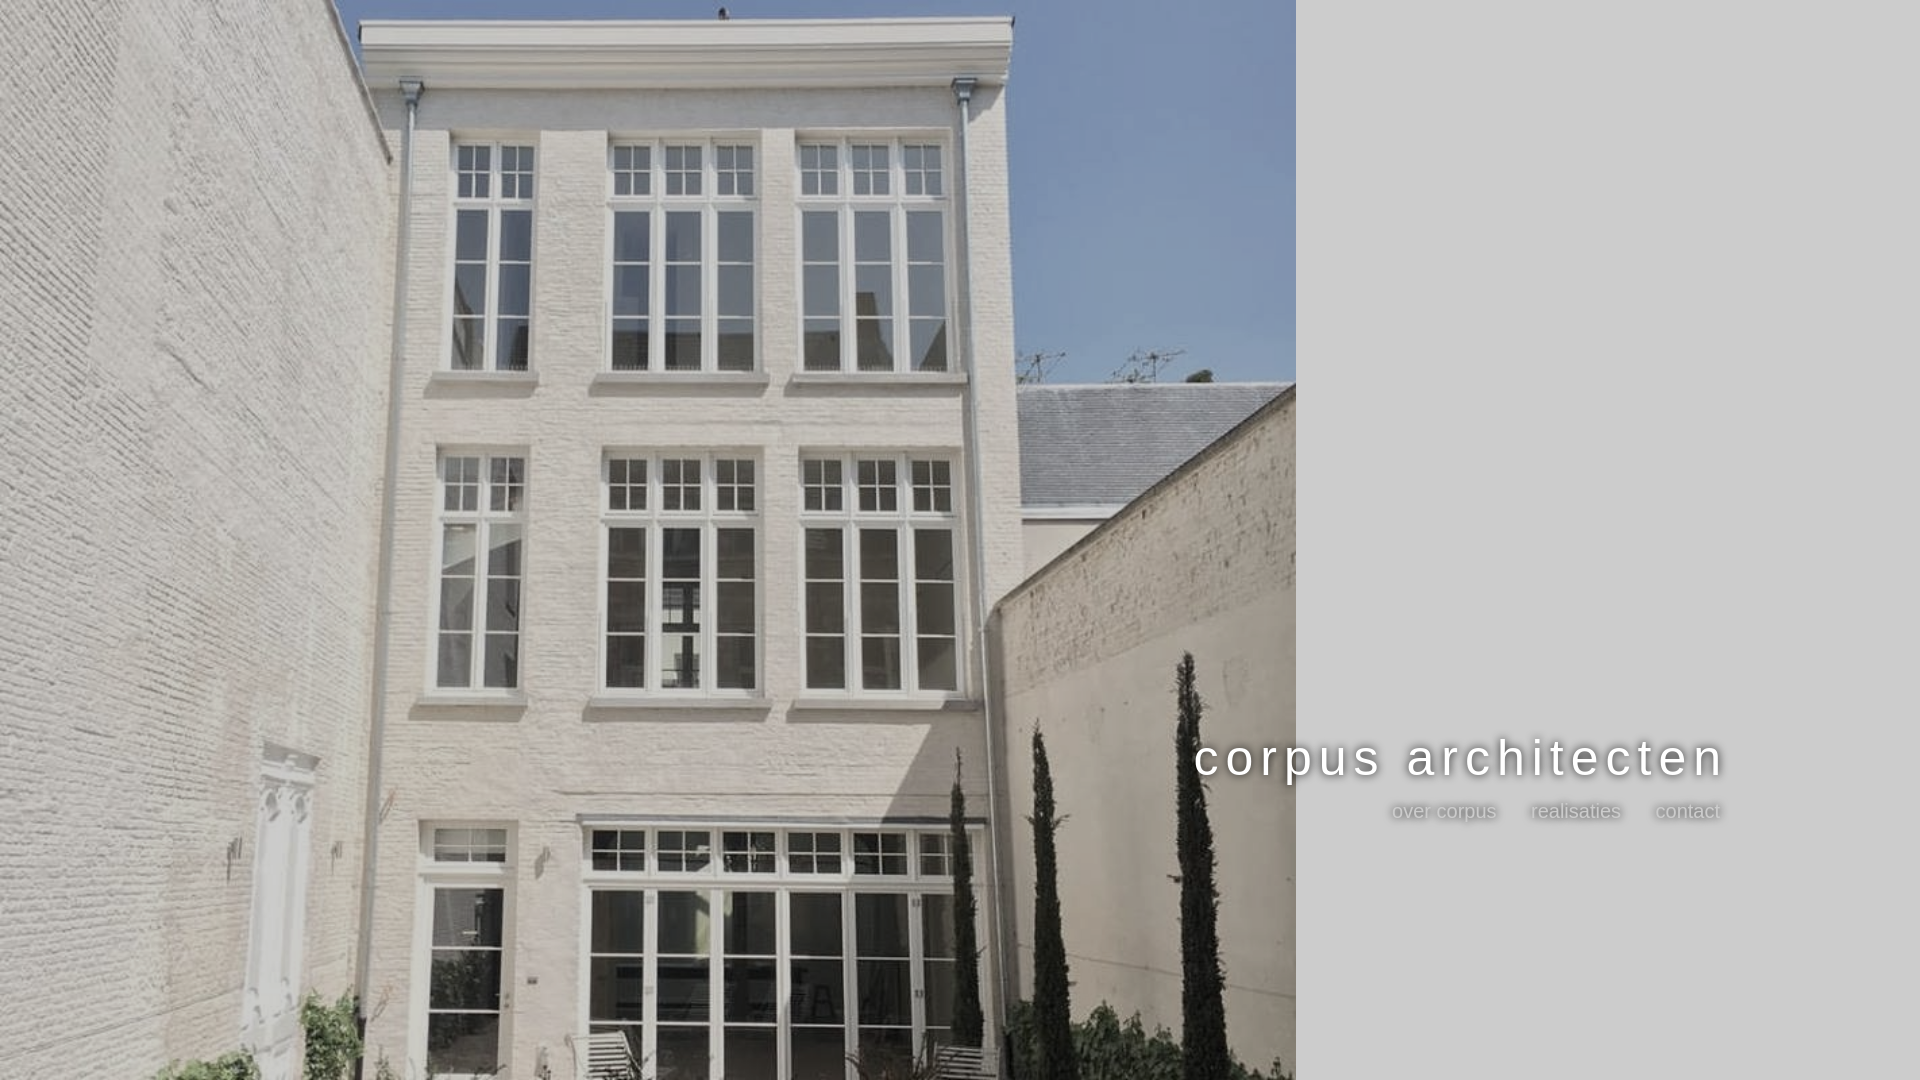  What do you see at coordinates (1687, 810) in the screenshot?
I see `'contact'` at bounding box center [1687, 810].